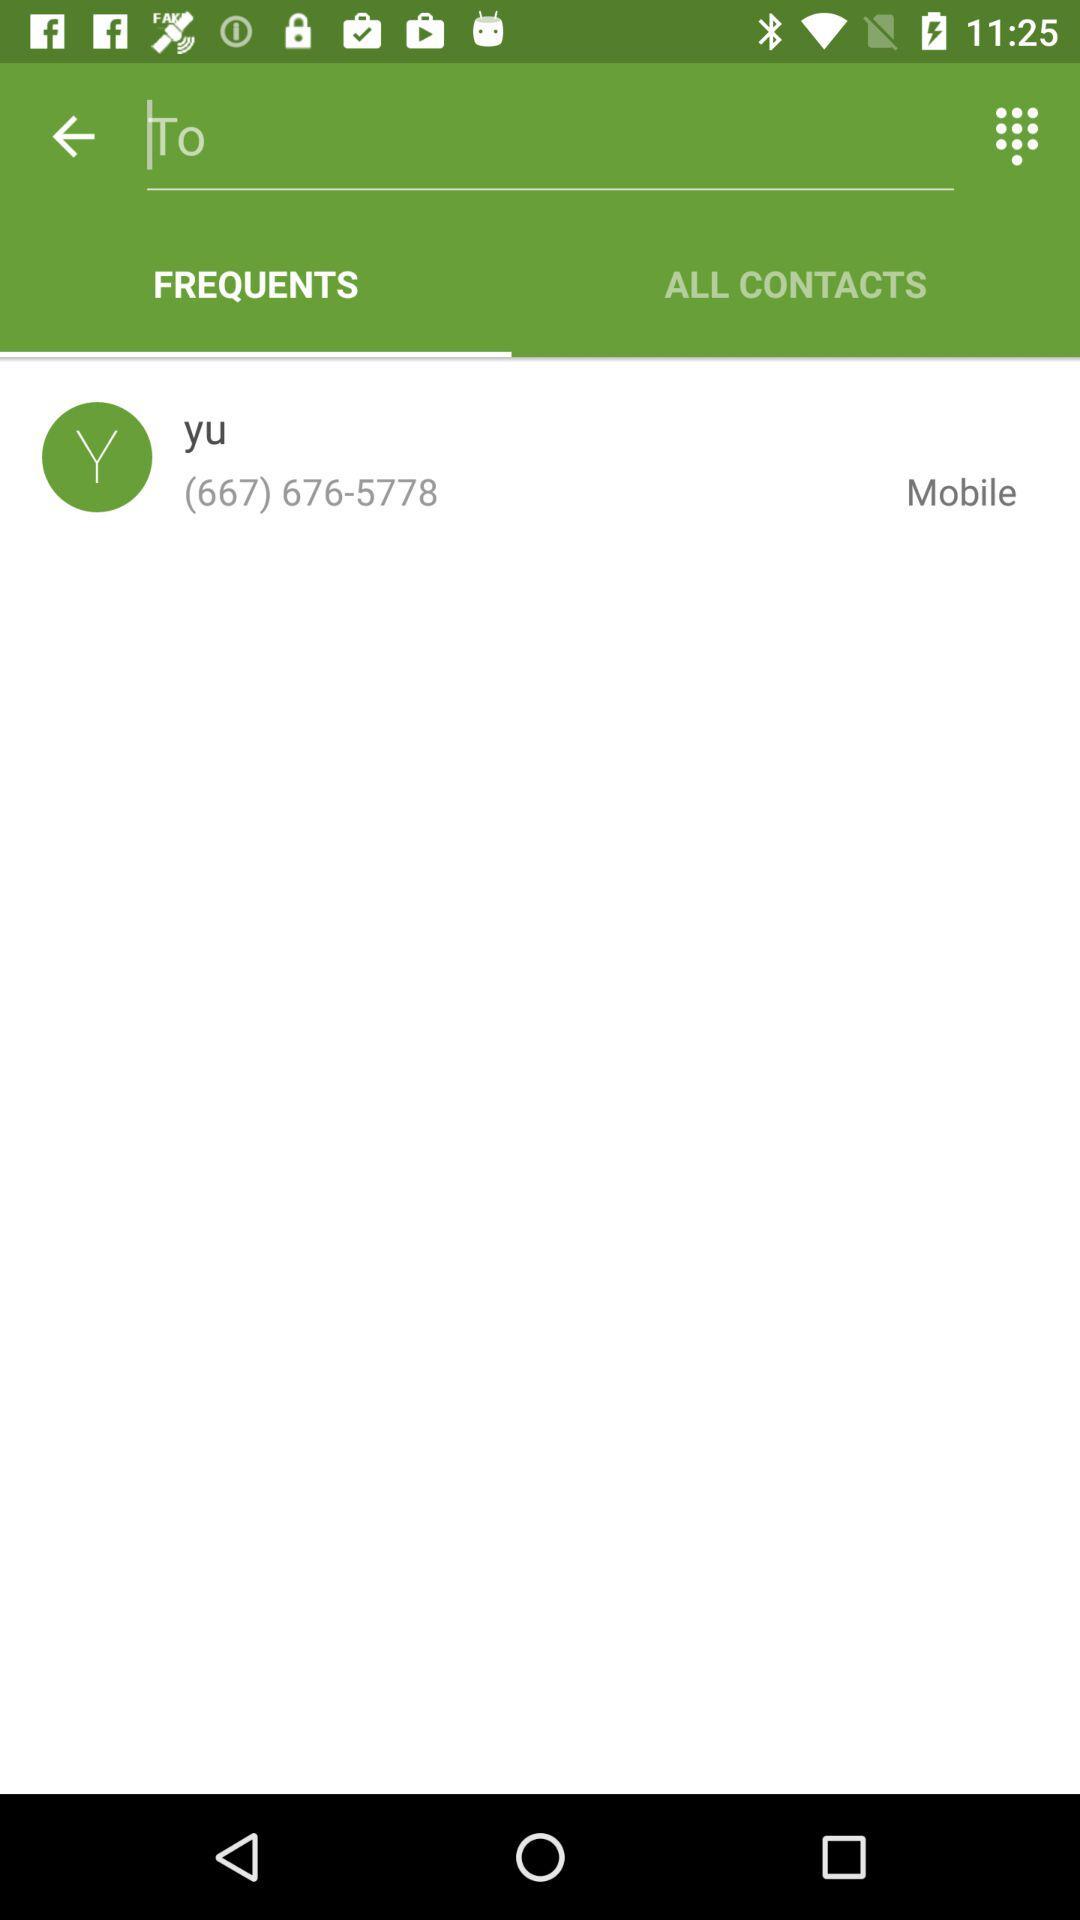  What do you see at coordinates (945, 491) in the screenshot?
I see `icon to the right of the (667) 676-5778 item` at bounding box center [945, 491].